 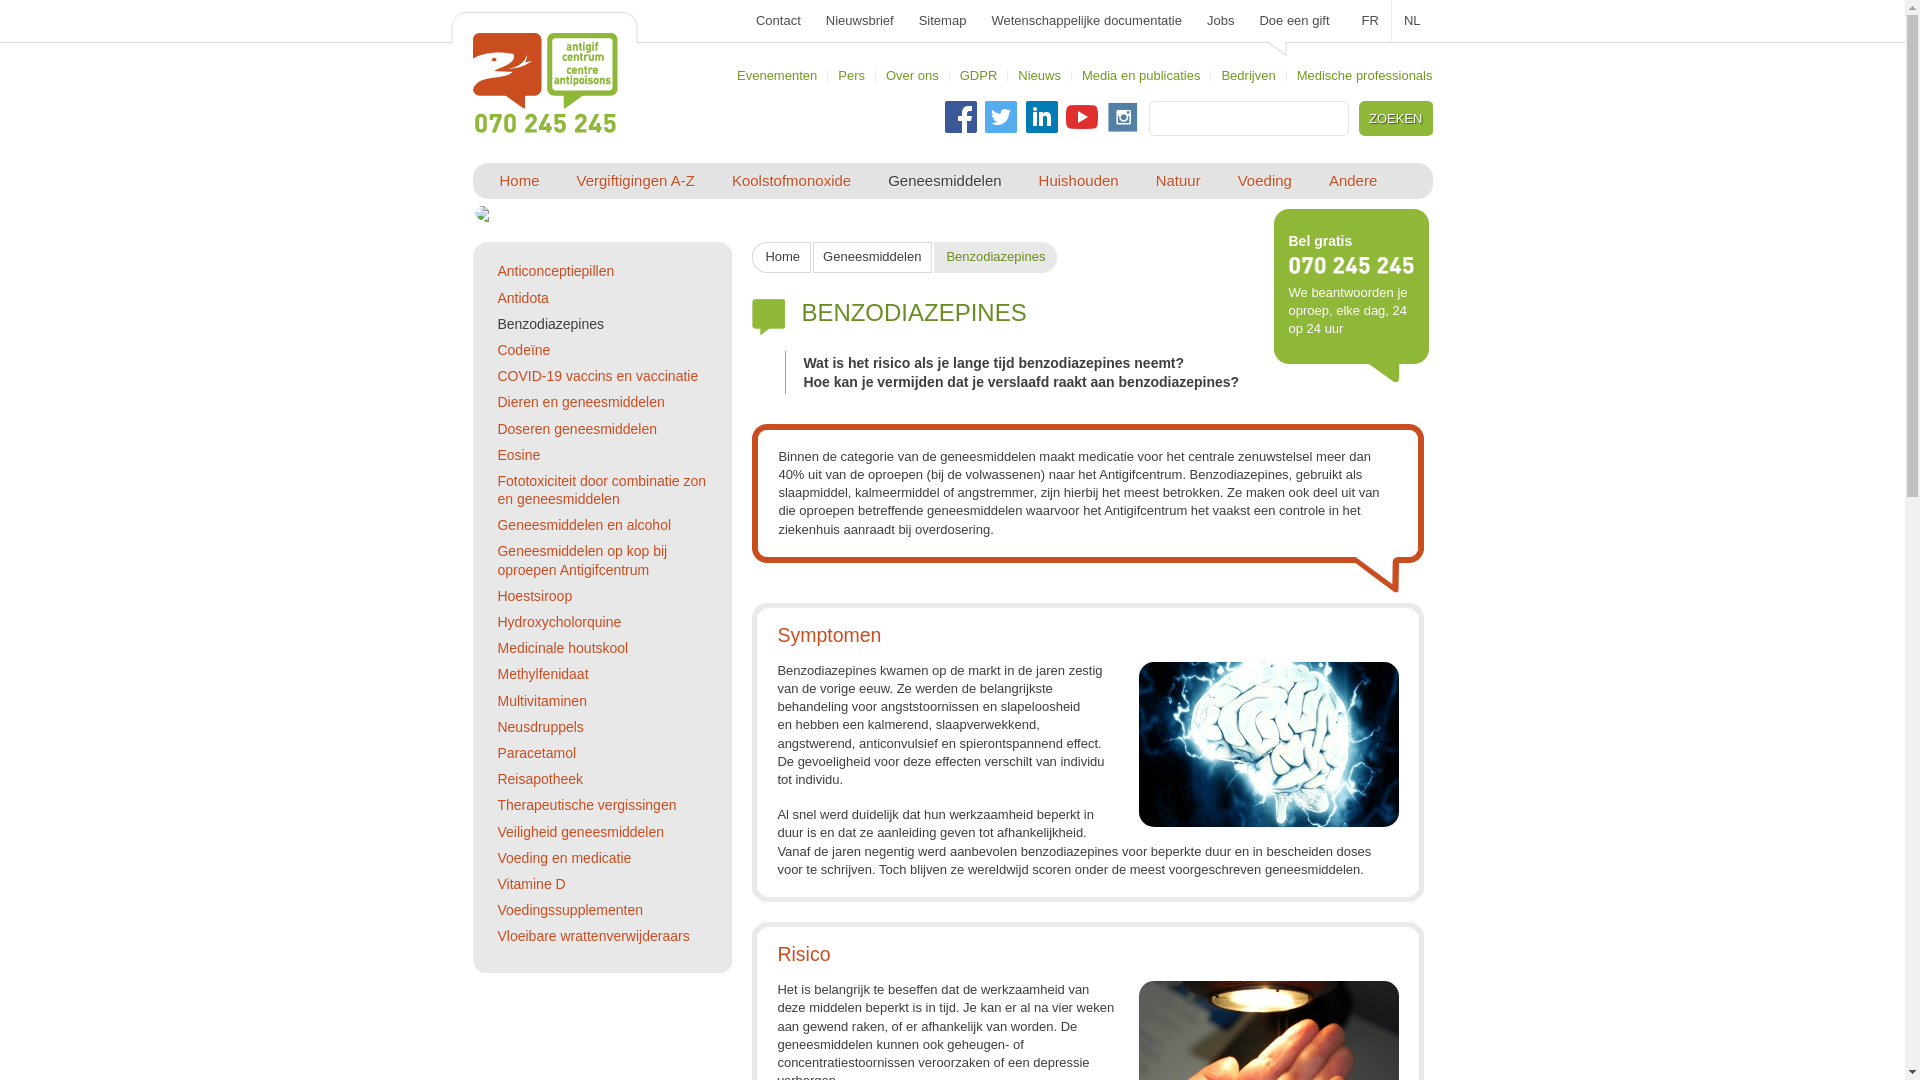 I want to click on 'Over ons', so click(x=911, y=74).